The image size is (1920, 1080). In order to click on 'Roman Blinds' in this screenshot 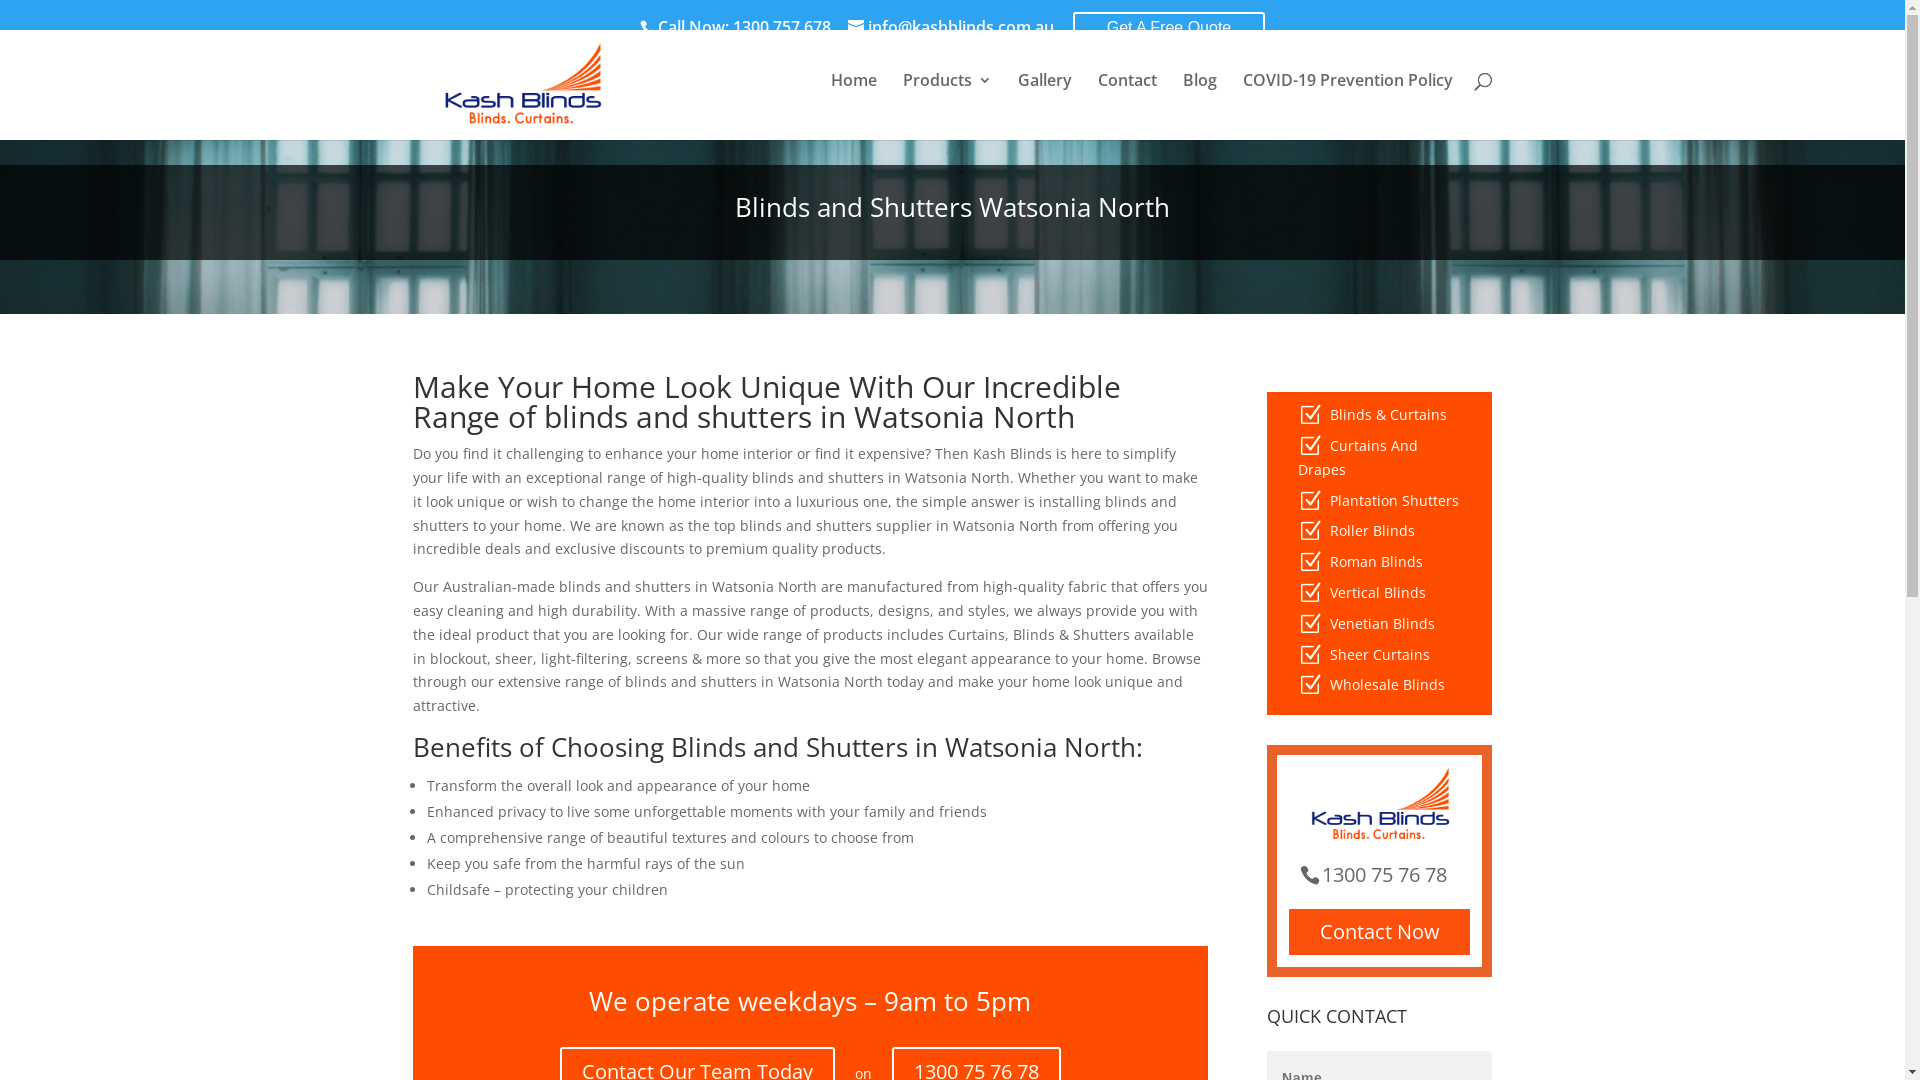, I will do `click(1375, 561)`.